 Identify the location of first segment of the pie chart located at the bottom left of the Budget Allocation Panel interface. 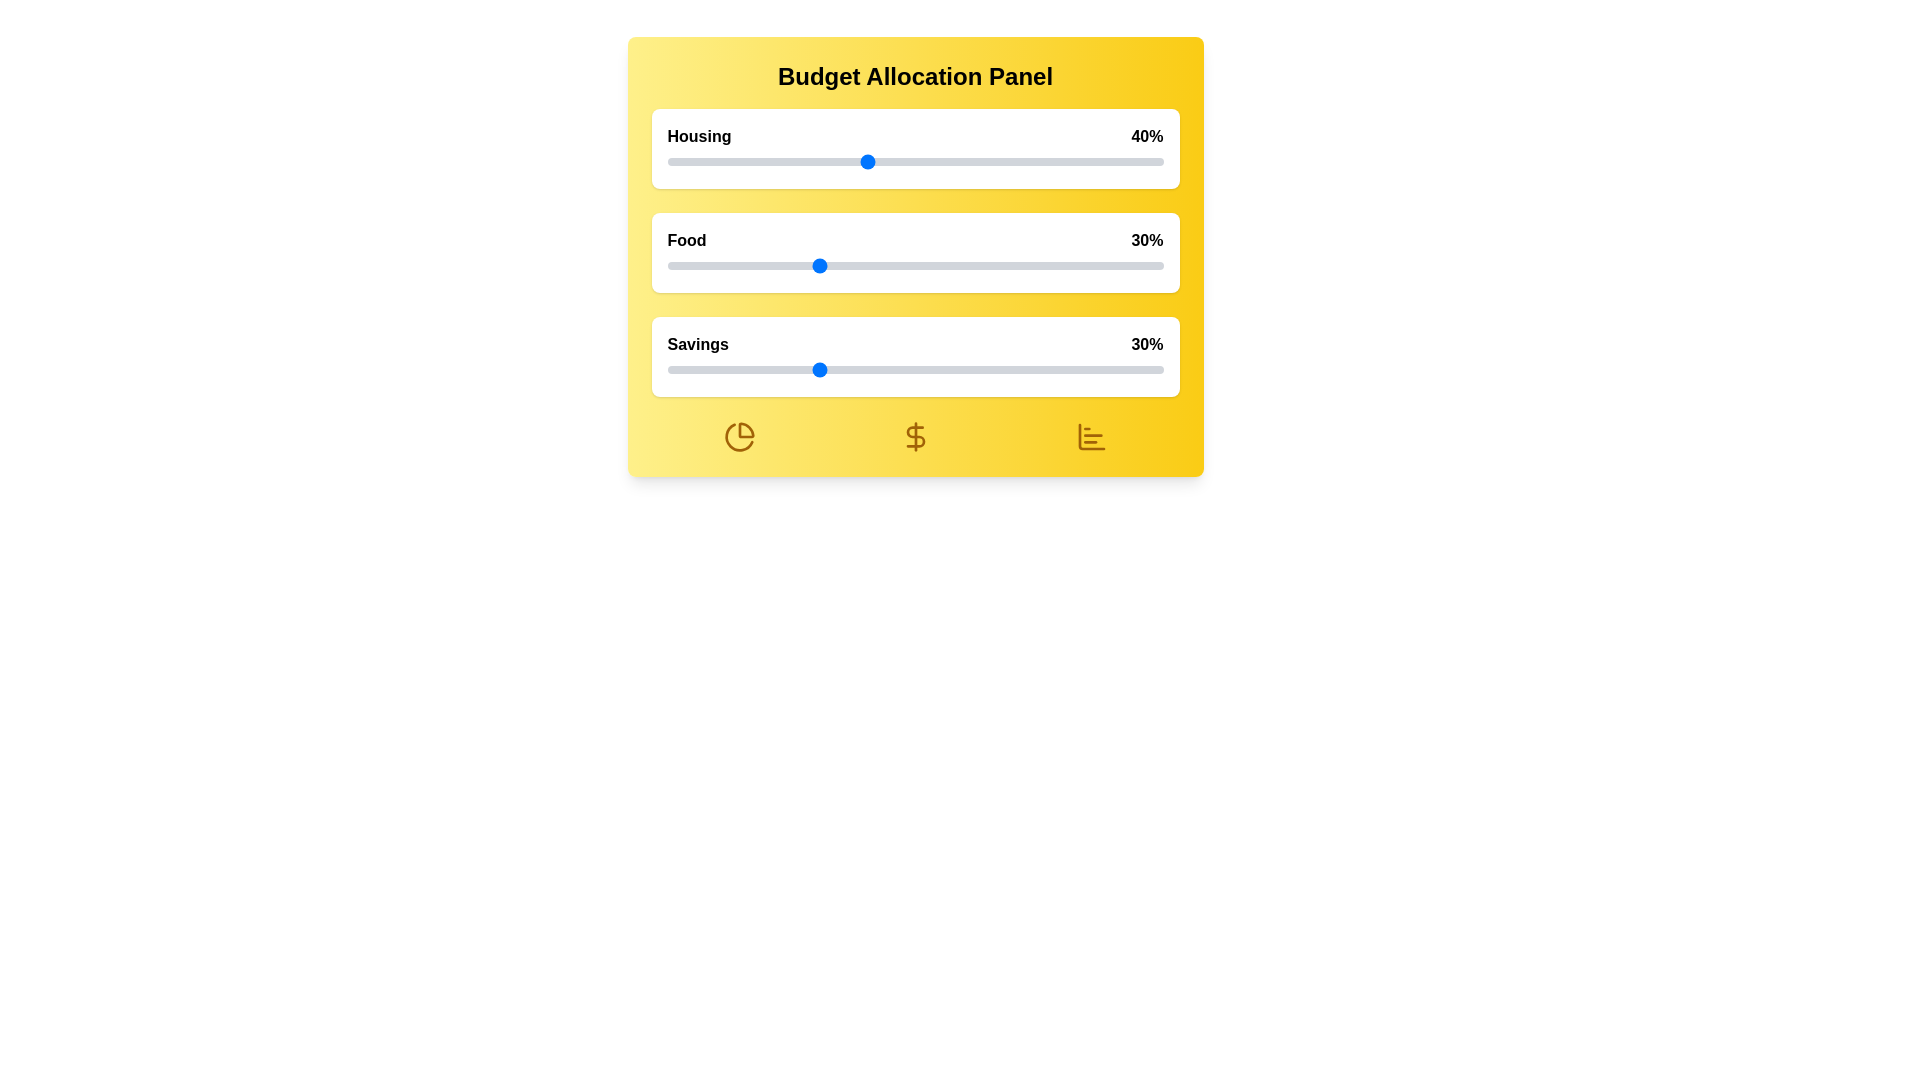
(745, 429).